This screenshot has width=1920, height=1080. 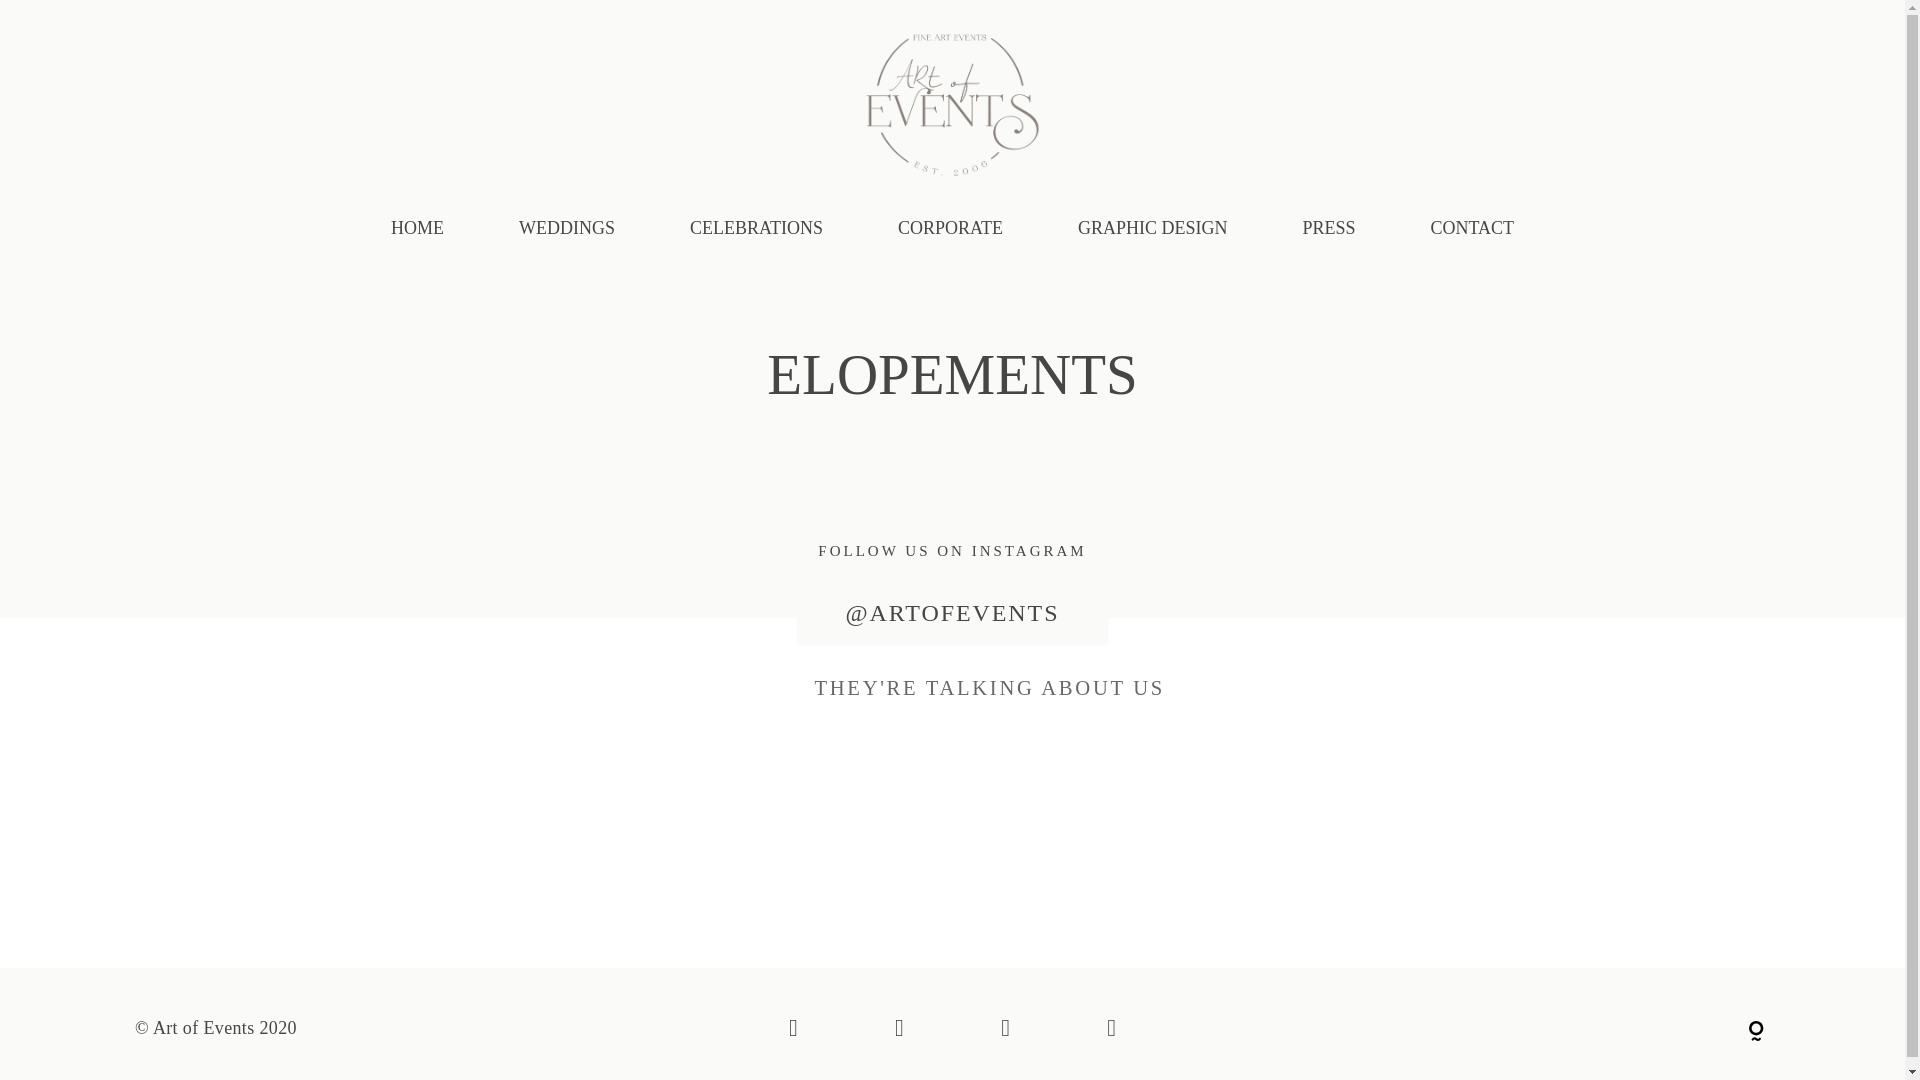 I want to click on 'PRESS', so click(x=1328, y=227).